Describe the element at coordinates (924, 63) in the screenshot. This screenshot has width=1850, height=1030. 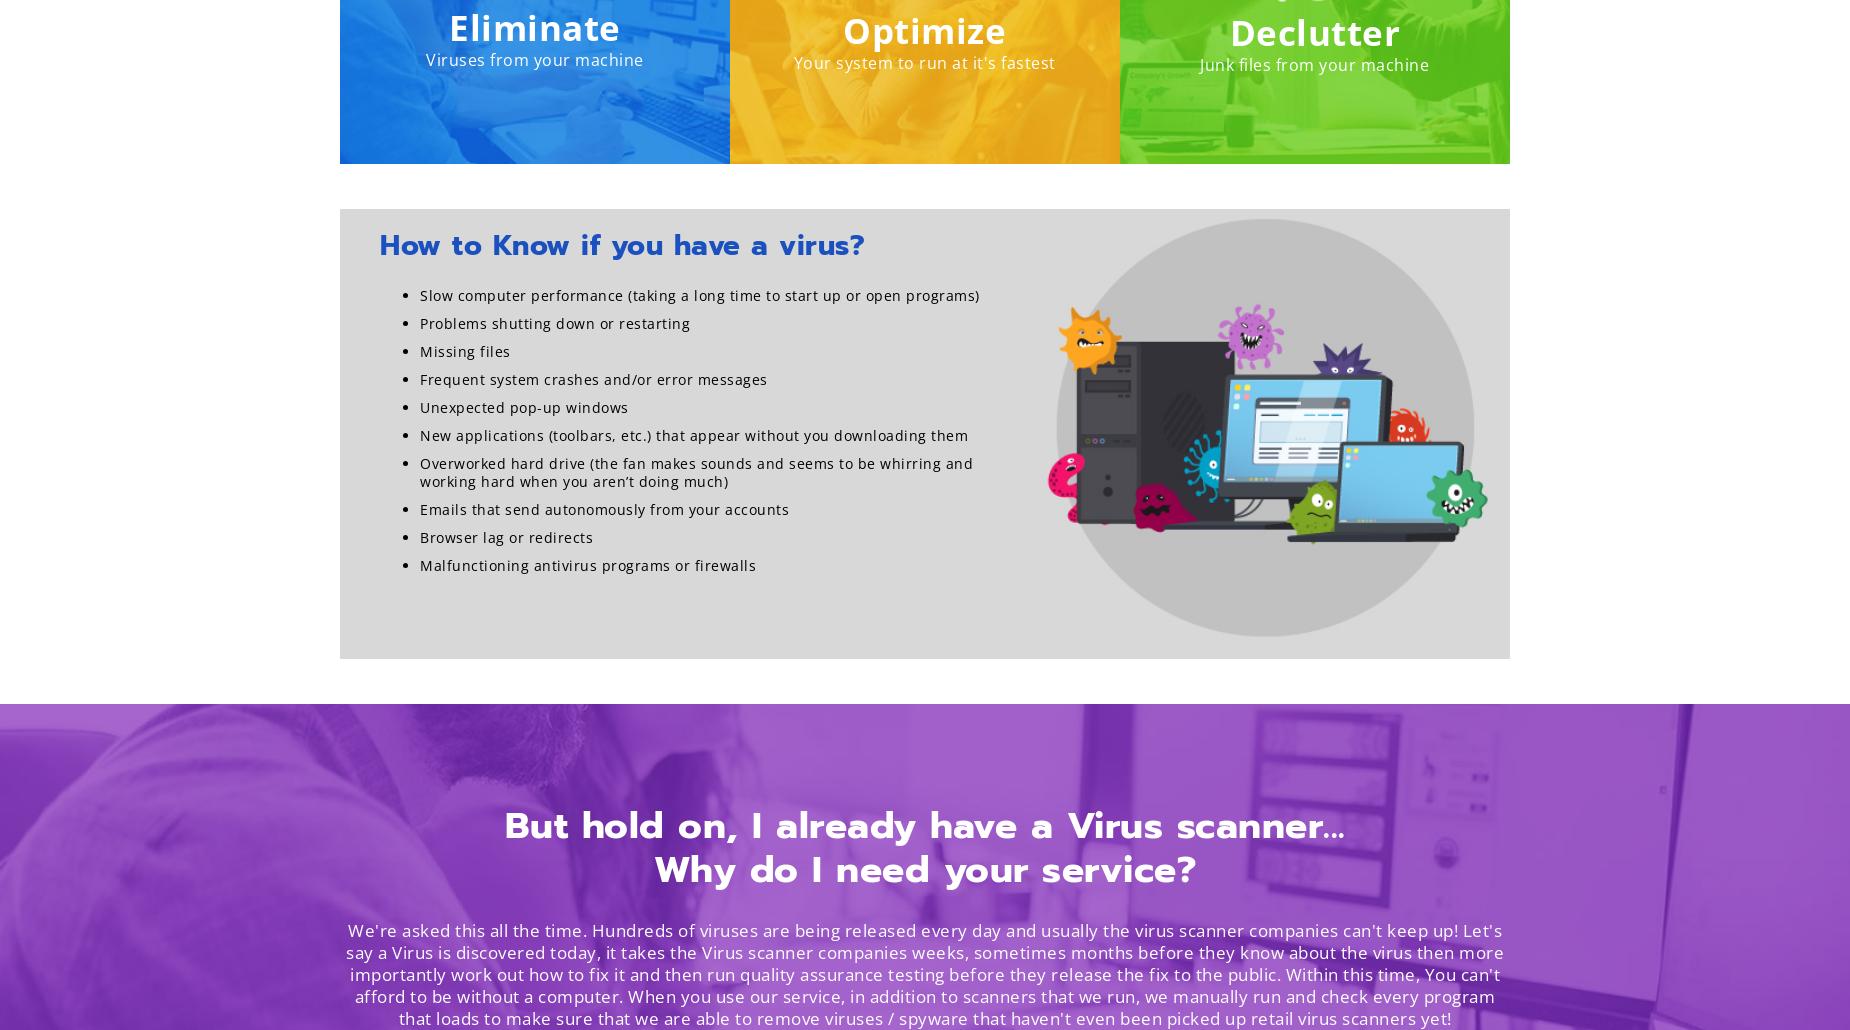
I see `'Your system to run at it's fastest'` at that location.